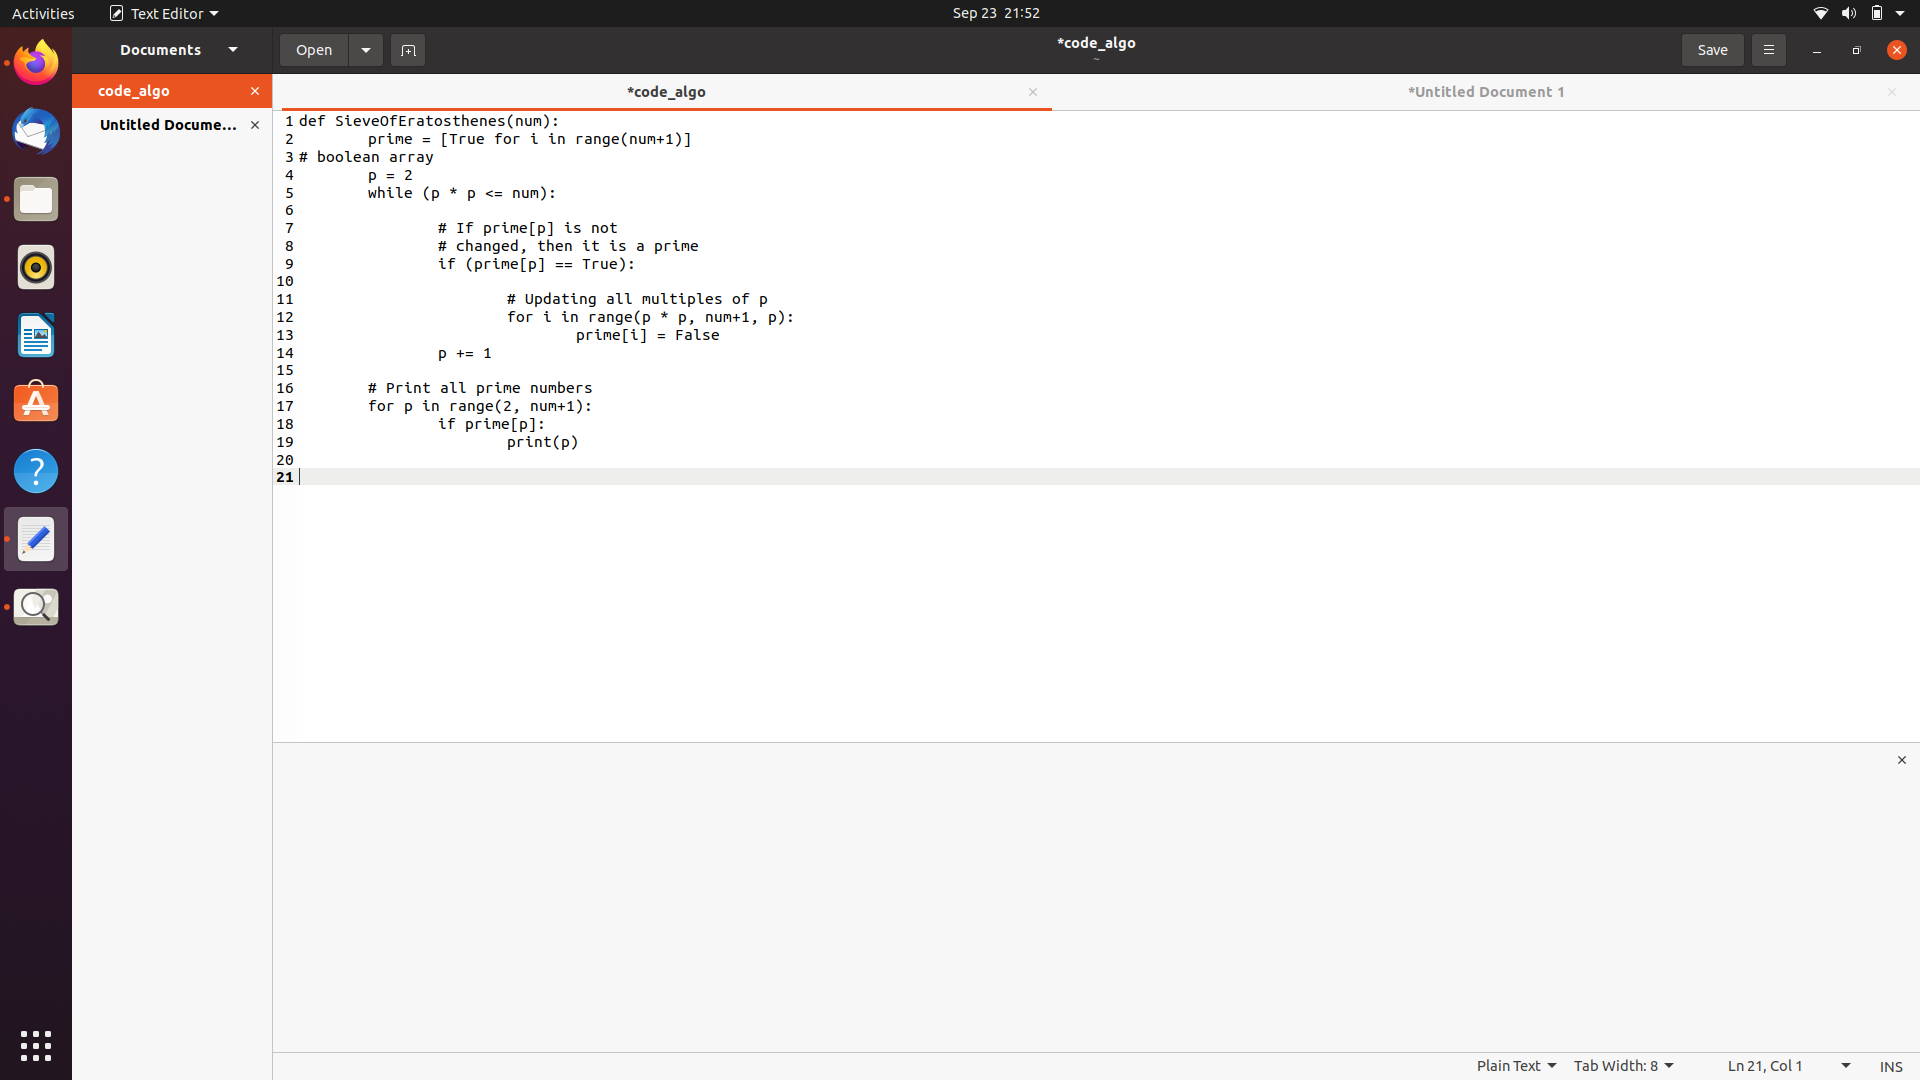 Image resolution: width=1920 pixels, height=1080 pixels. I want to click on Hit the save icon to preserve the edits made in the document, so click(1711, 47).